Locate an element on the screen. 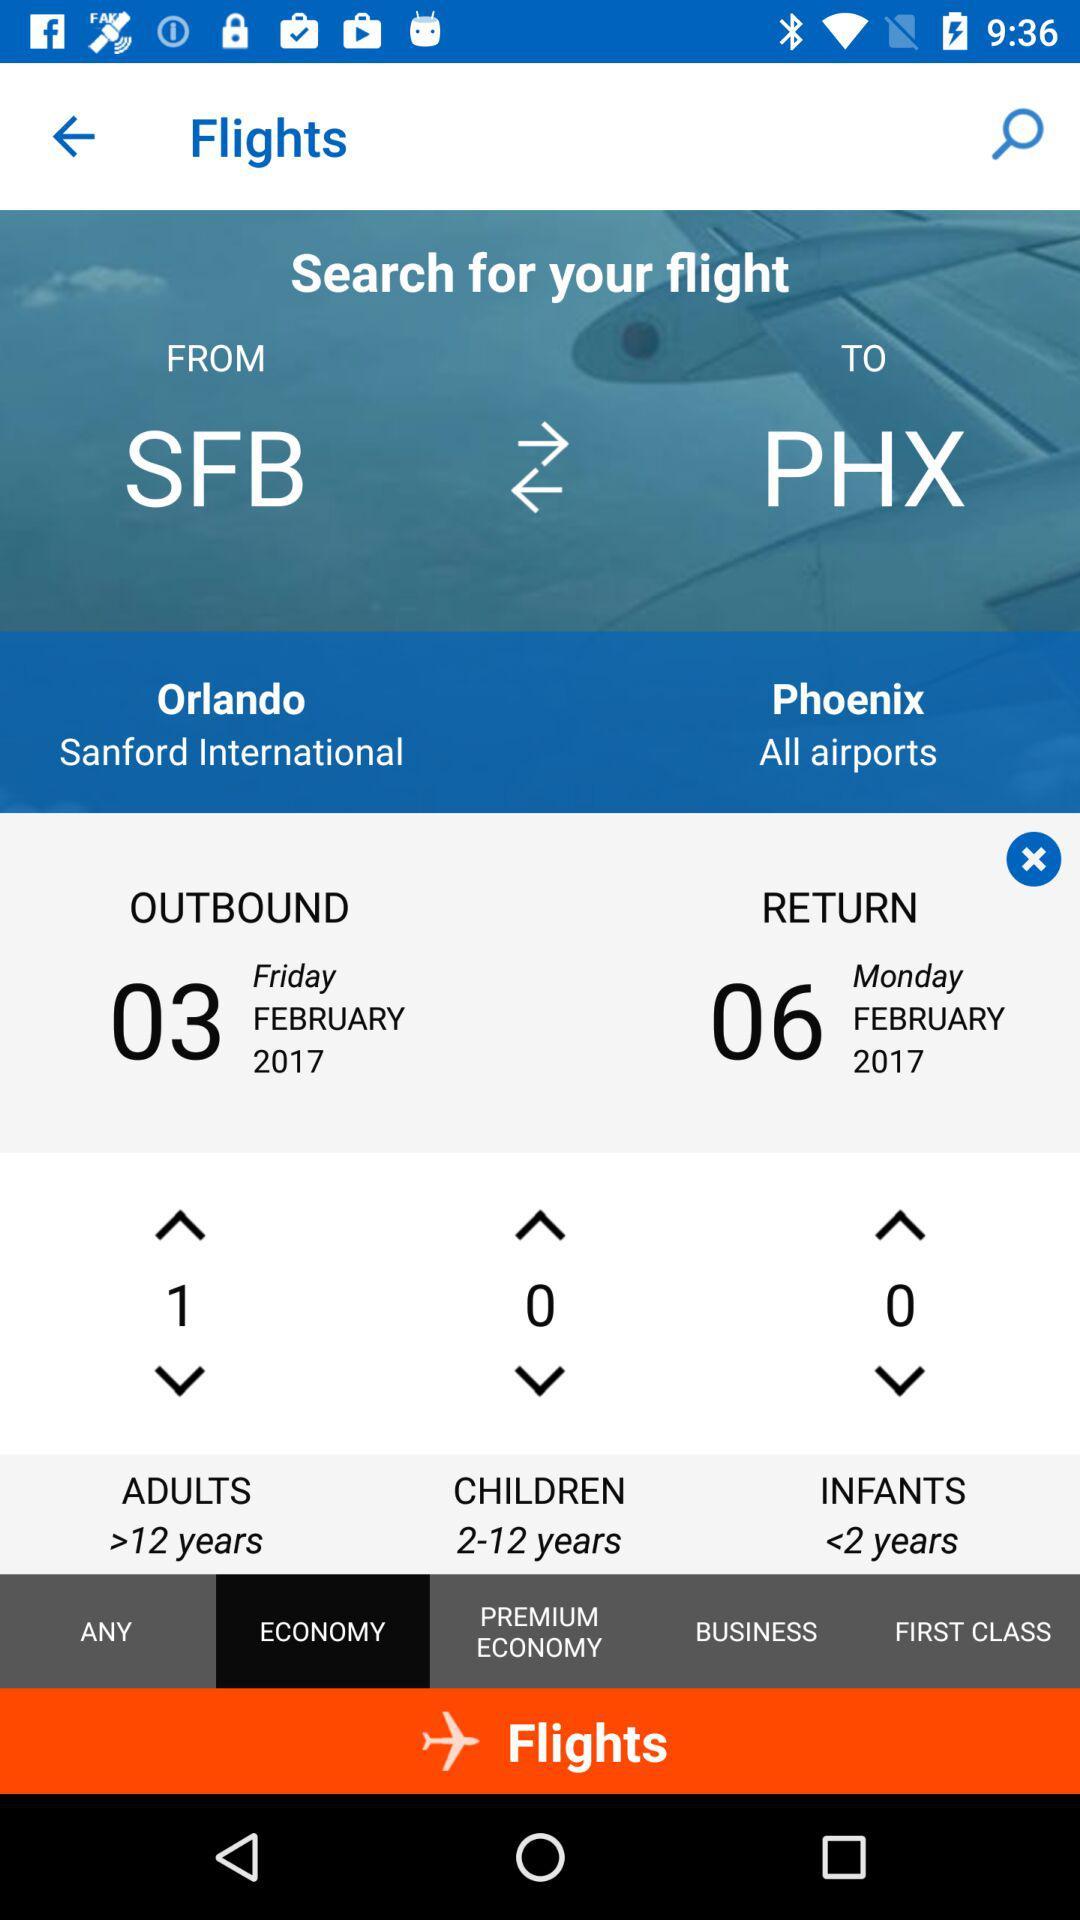 The height and width of the screenshot is (1920, 1080). the sliders icon is located at coordinates (898, 1380).